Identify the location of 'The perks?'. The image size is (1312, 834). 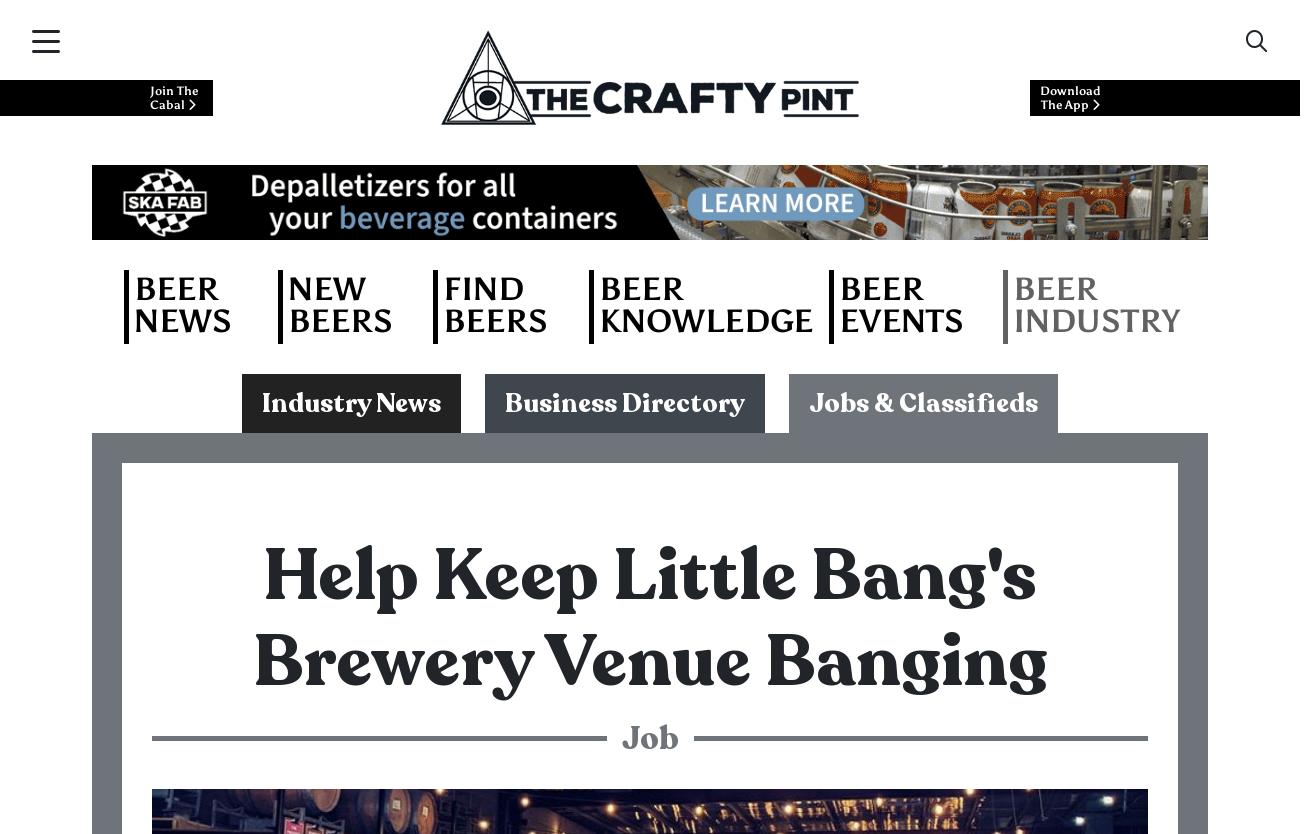
(241, 680).